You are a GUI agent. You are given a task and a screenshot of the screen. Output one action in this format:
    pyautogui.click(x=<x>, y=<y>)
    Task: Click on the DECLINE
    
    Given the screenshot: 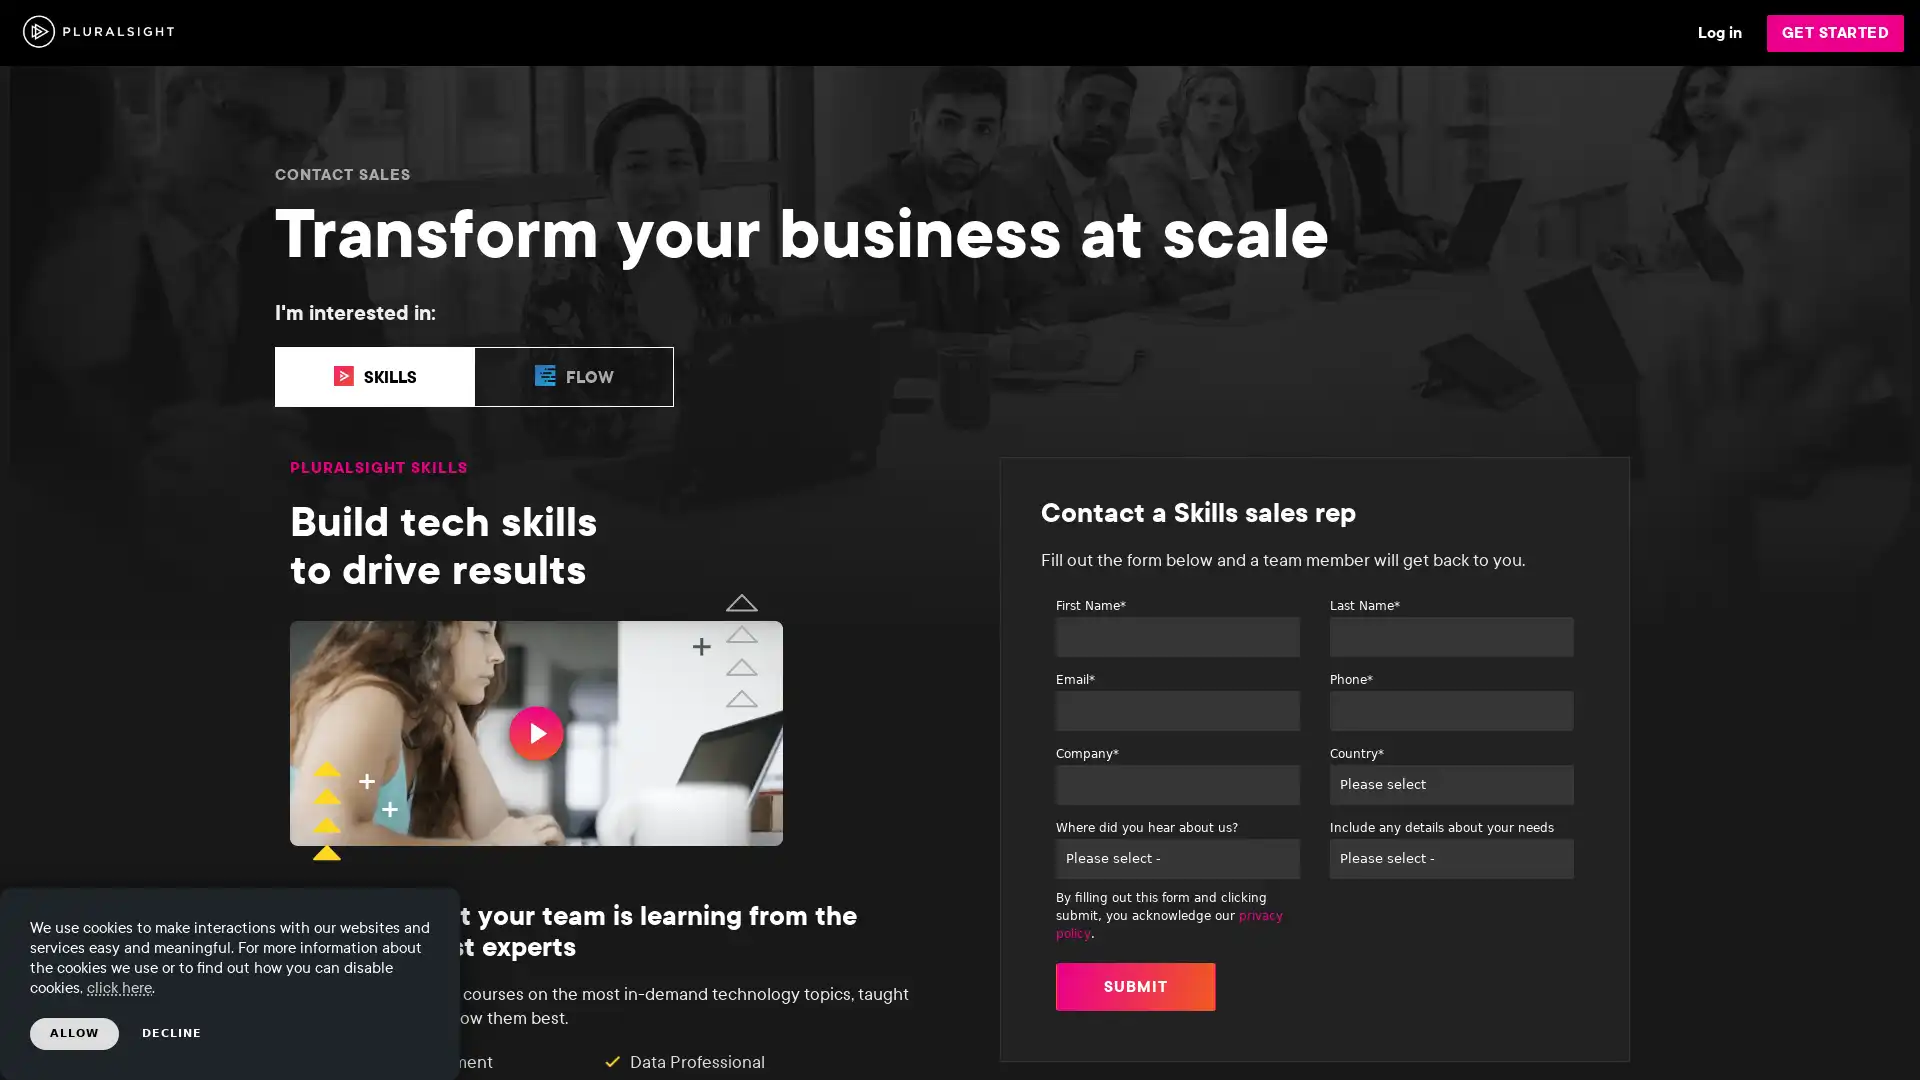 What is the action you would take?
    pyautogui.click(x=172, y=1033)
    